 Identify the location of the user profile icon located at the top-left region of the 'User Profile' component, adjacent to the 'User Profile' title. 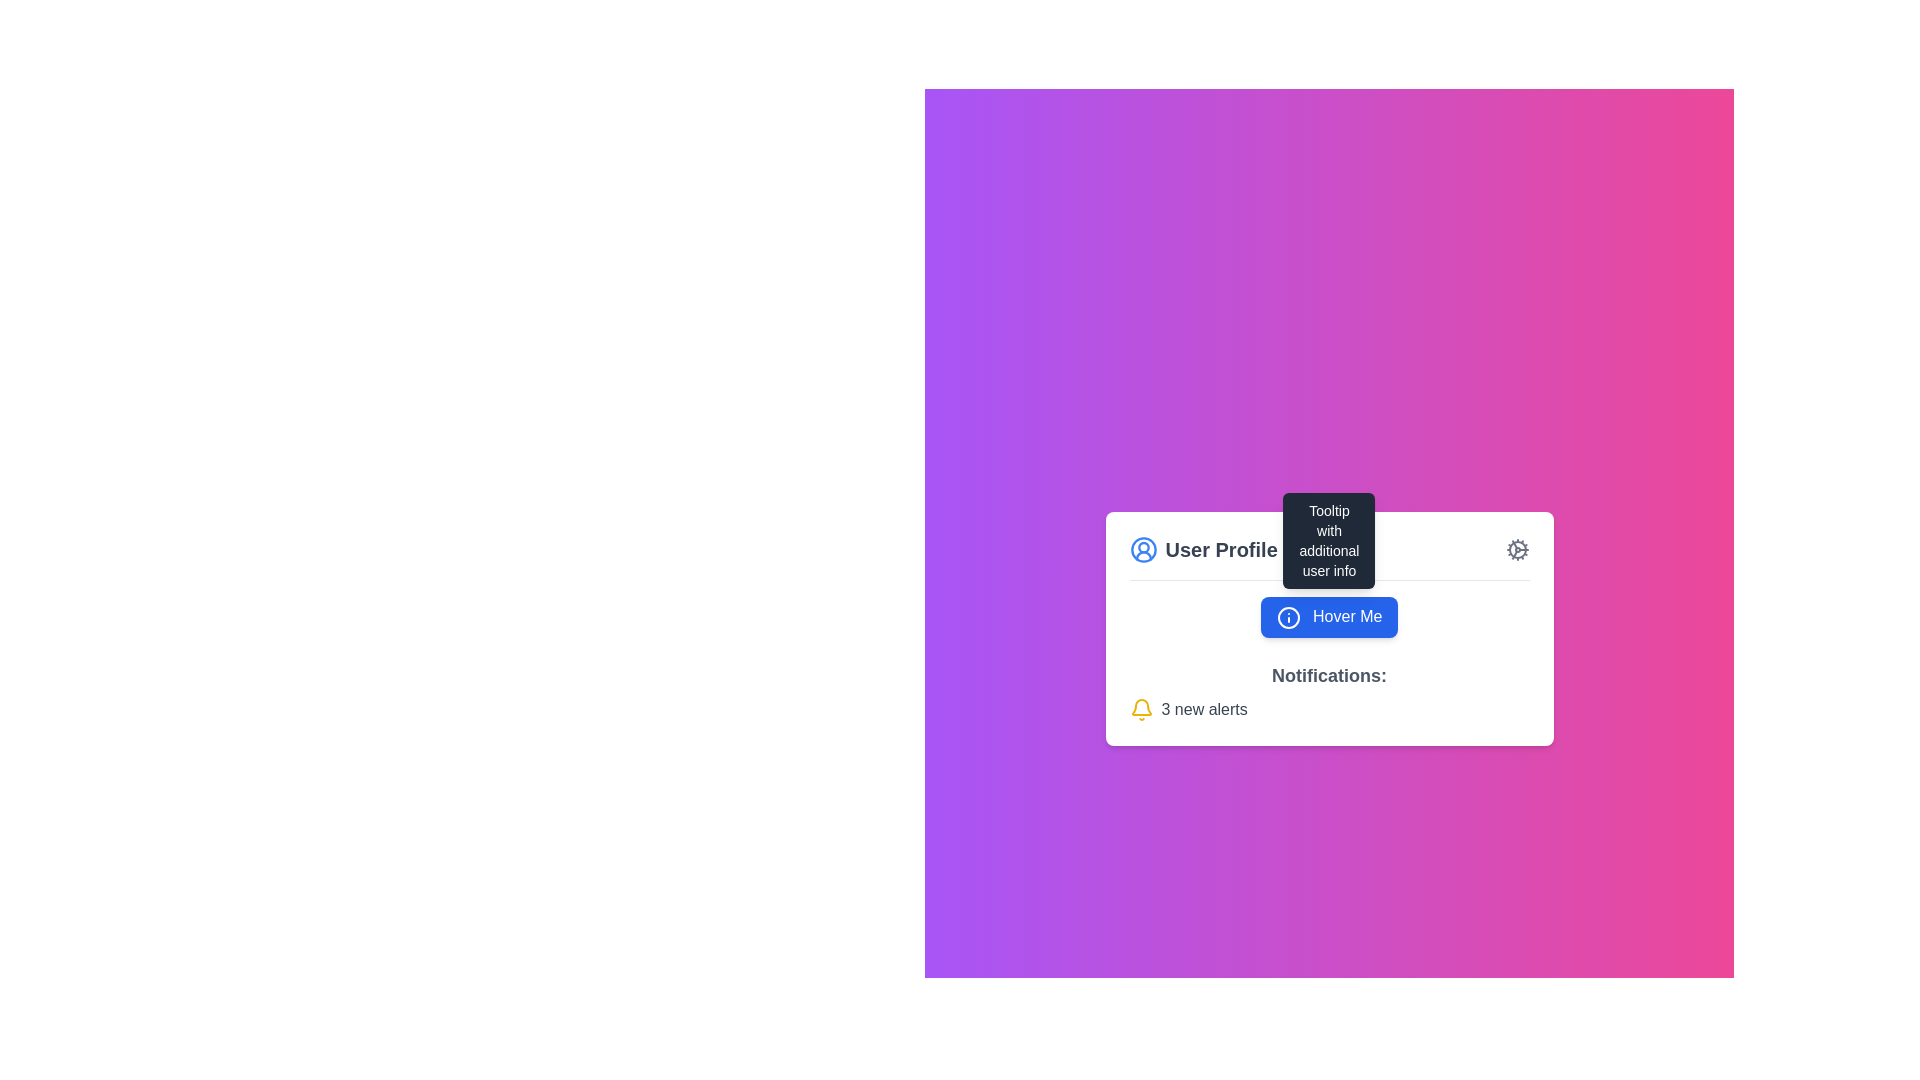
(1143, 550).